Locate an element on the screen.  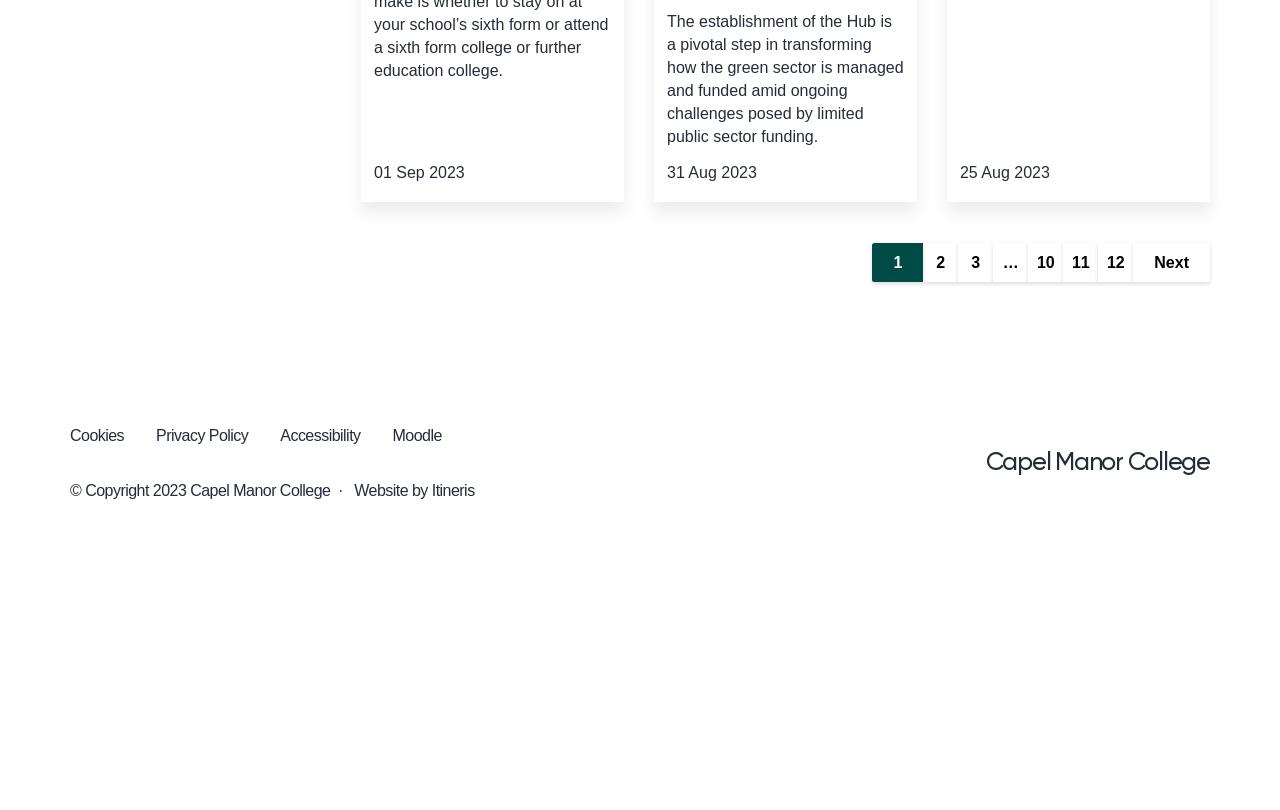
'10' is located at coordinates (1043, 261).